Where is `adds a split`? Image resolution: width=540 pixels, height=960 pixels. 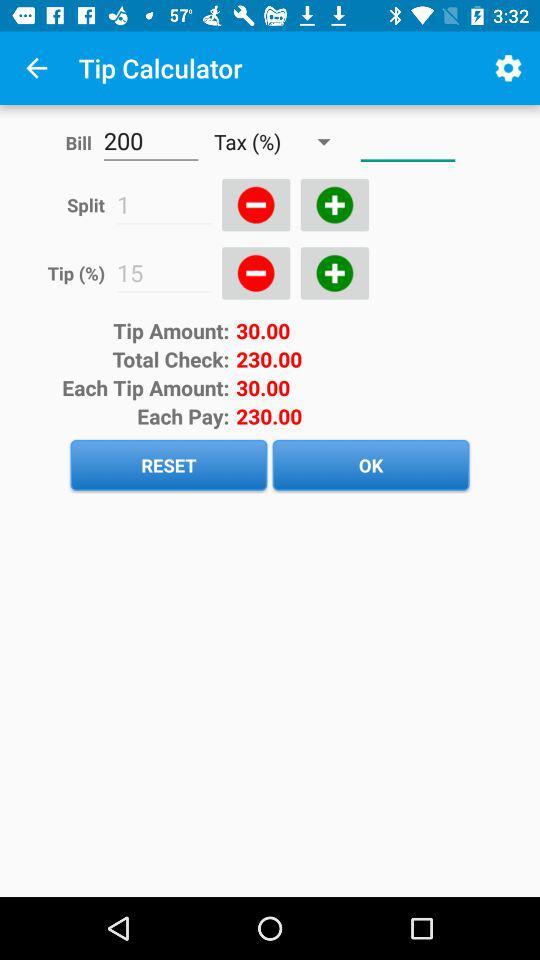
adds a split is located at coordinates (334, 205).